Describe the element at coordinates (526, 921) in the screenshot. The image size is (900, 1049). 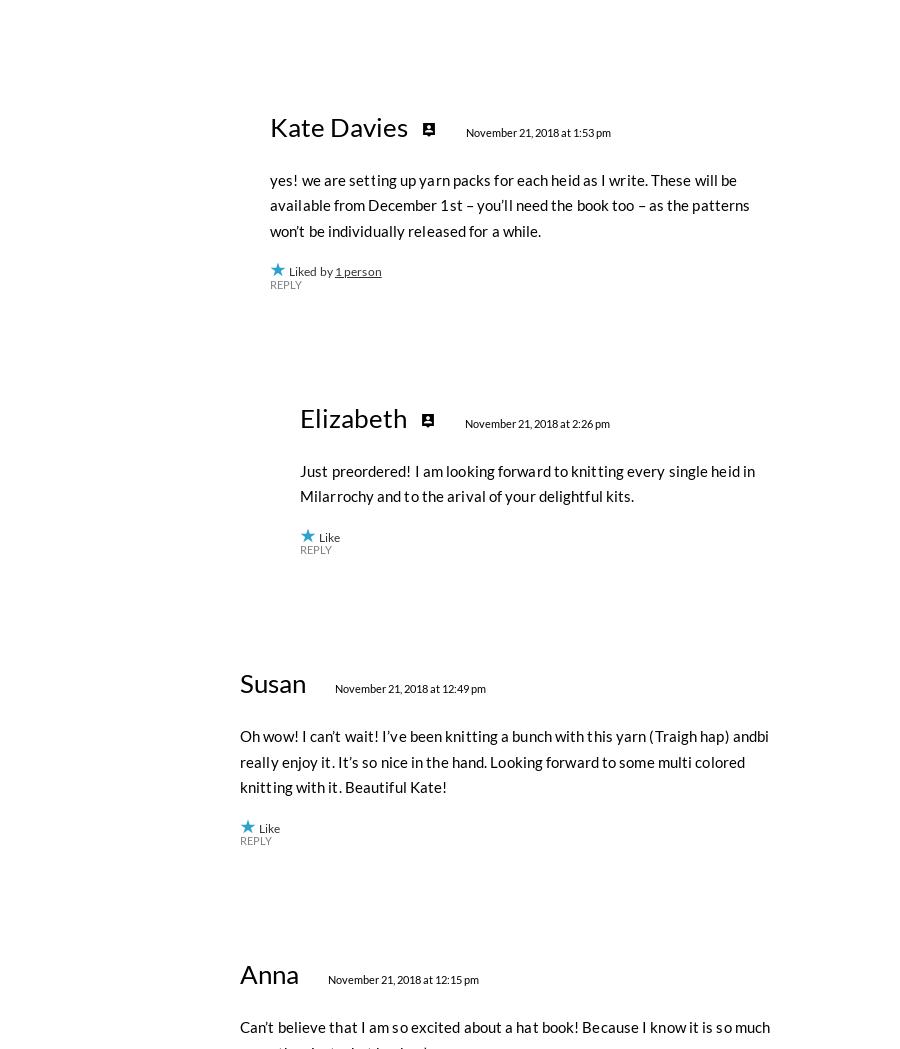
I see `'Just preordered!  I am looking forward to knitting every single heid in Milarrochy and to the arival of your delightful kits.'` at that location.